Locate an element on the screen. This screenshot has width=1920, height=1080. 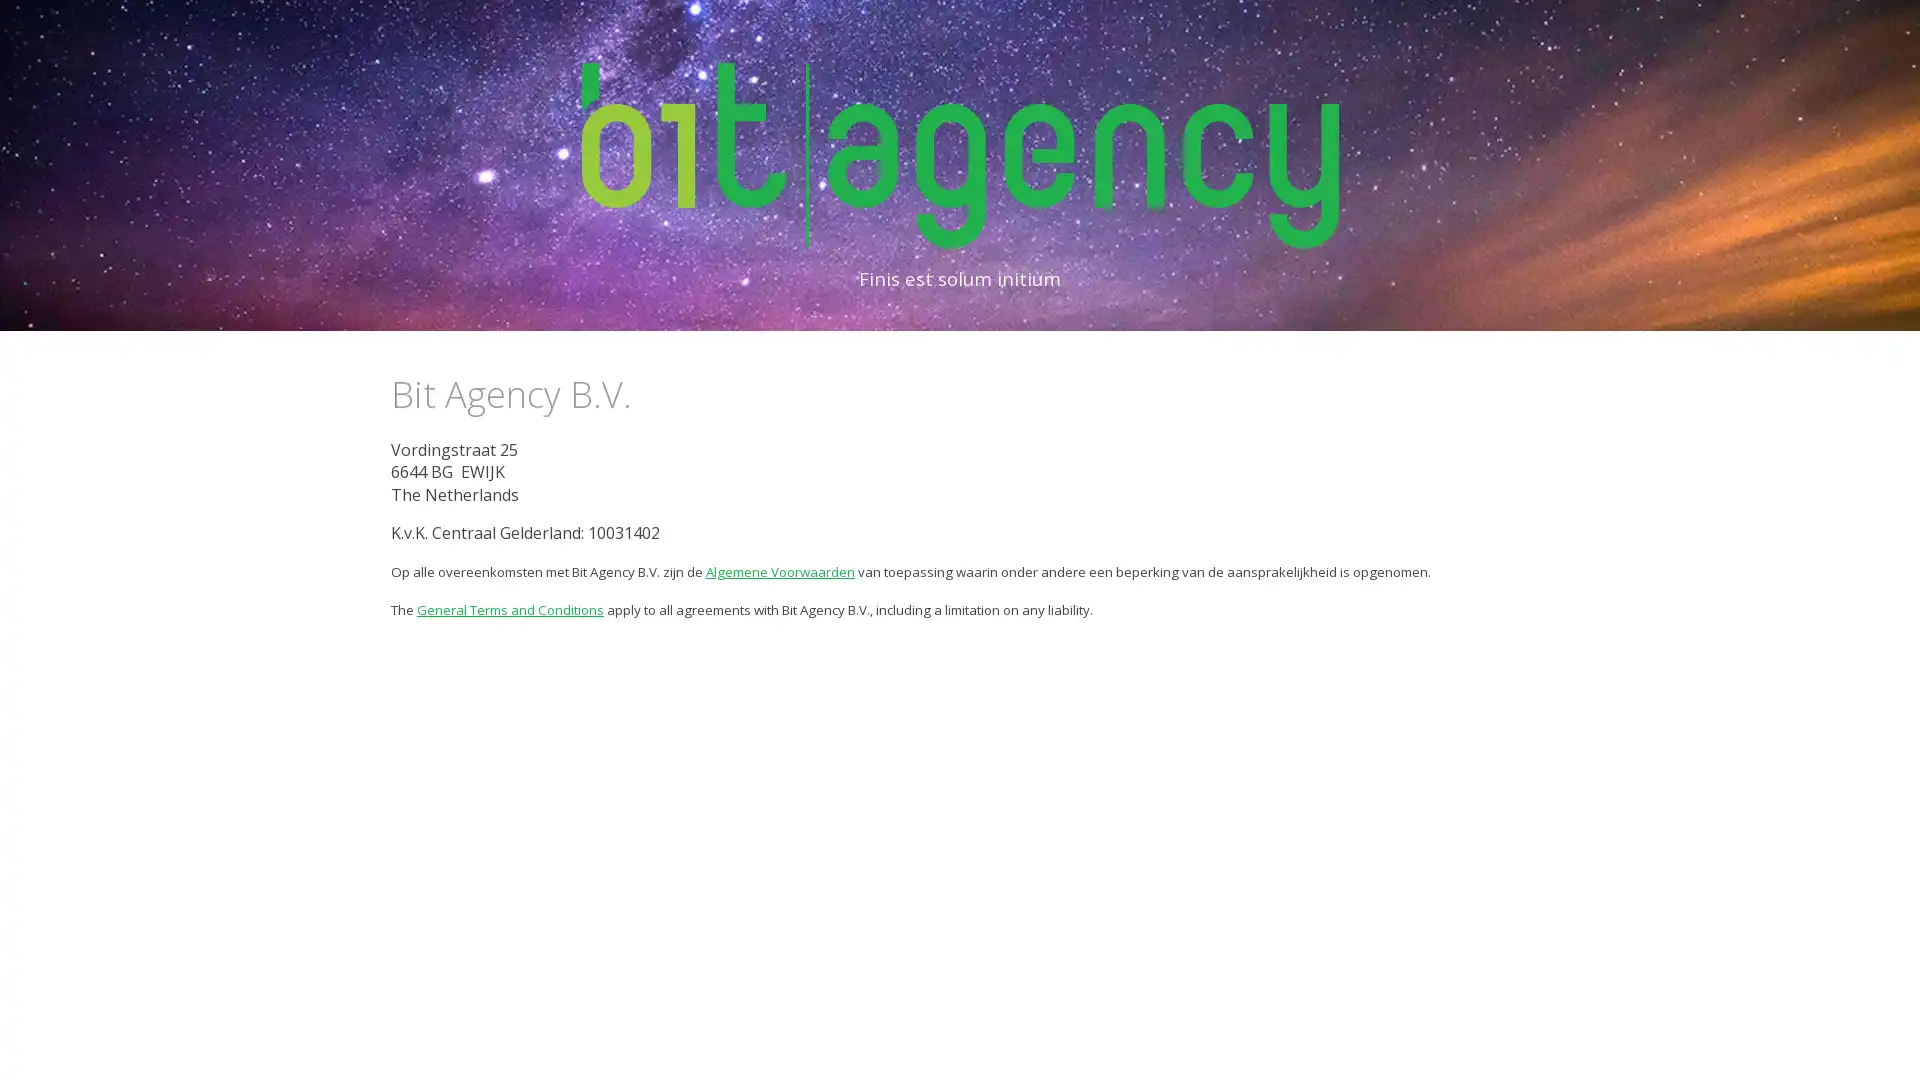
Skip to navigation is located at coordinates (1139, 37).